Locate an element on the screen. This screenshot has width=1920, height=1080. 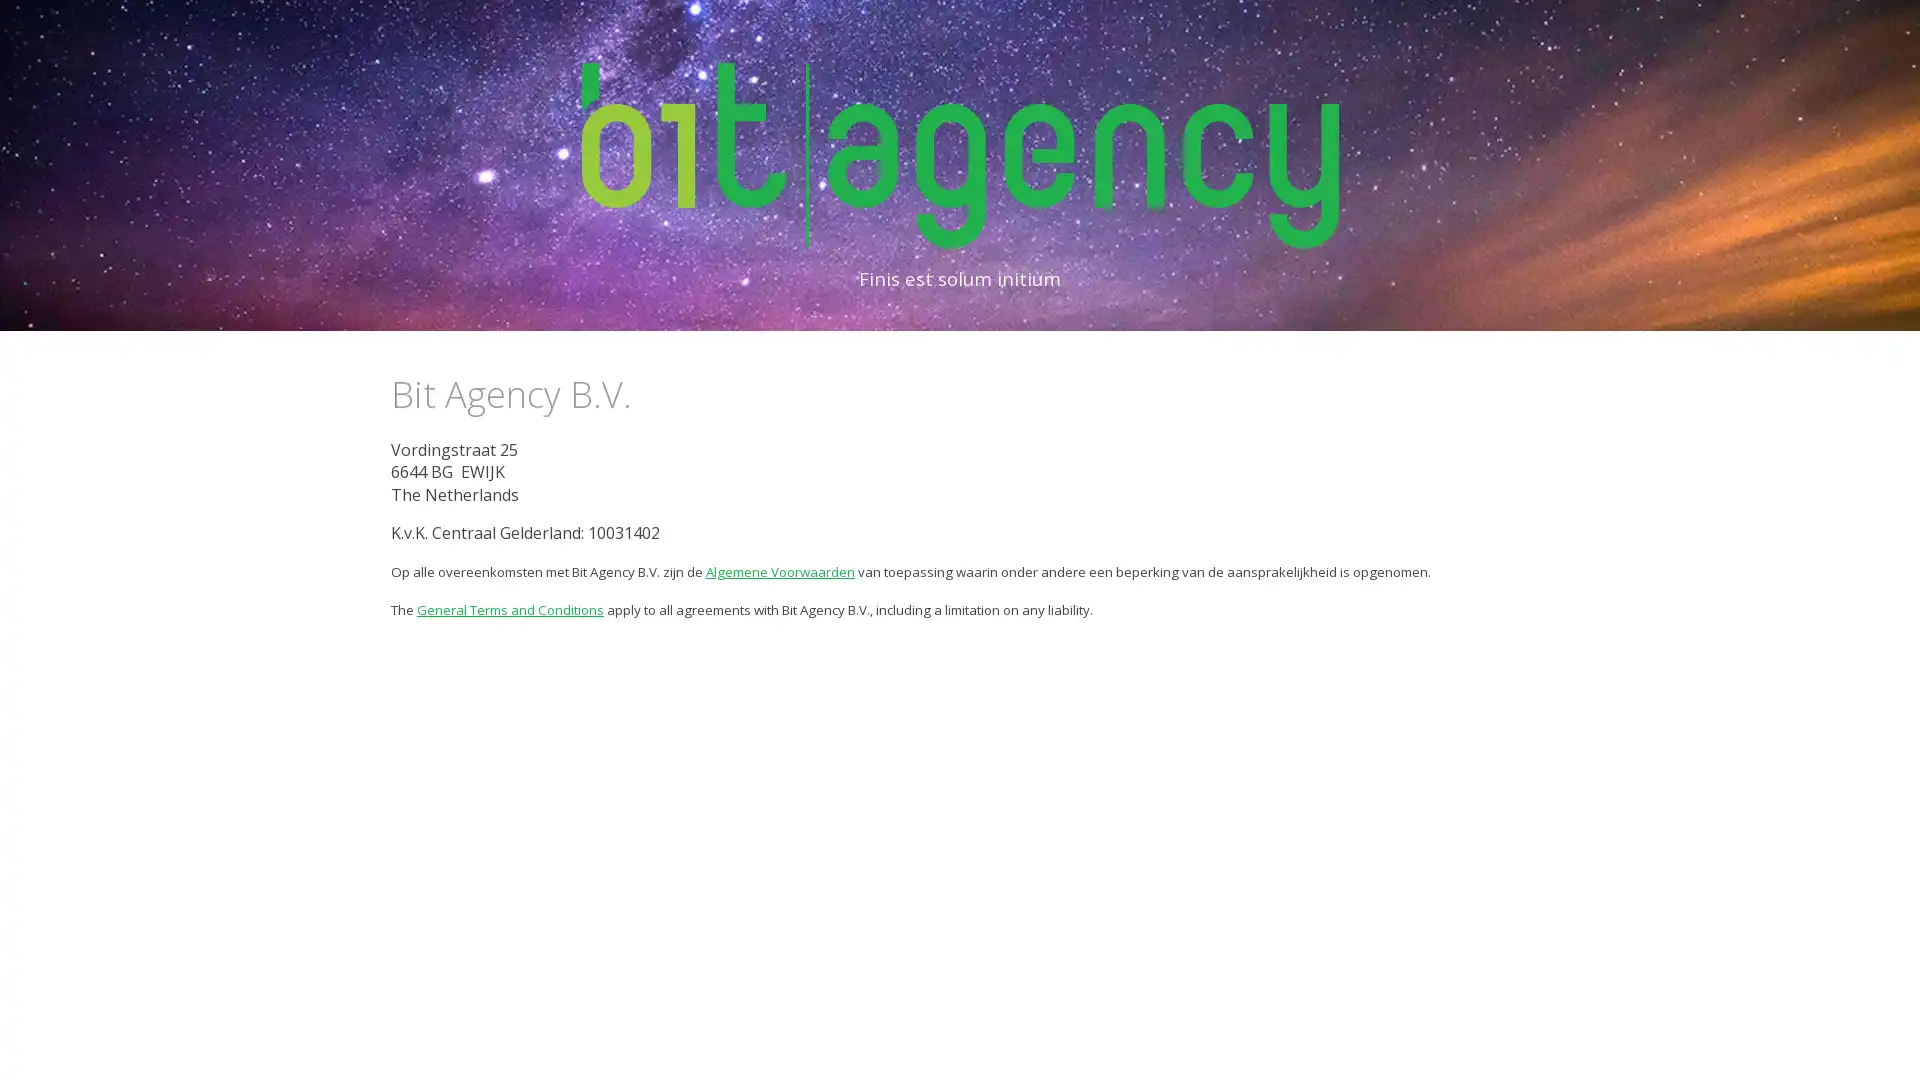
Skip to navigation is located at coordinates (1139, 37).